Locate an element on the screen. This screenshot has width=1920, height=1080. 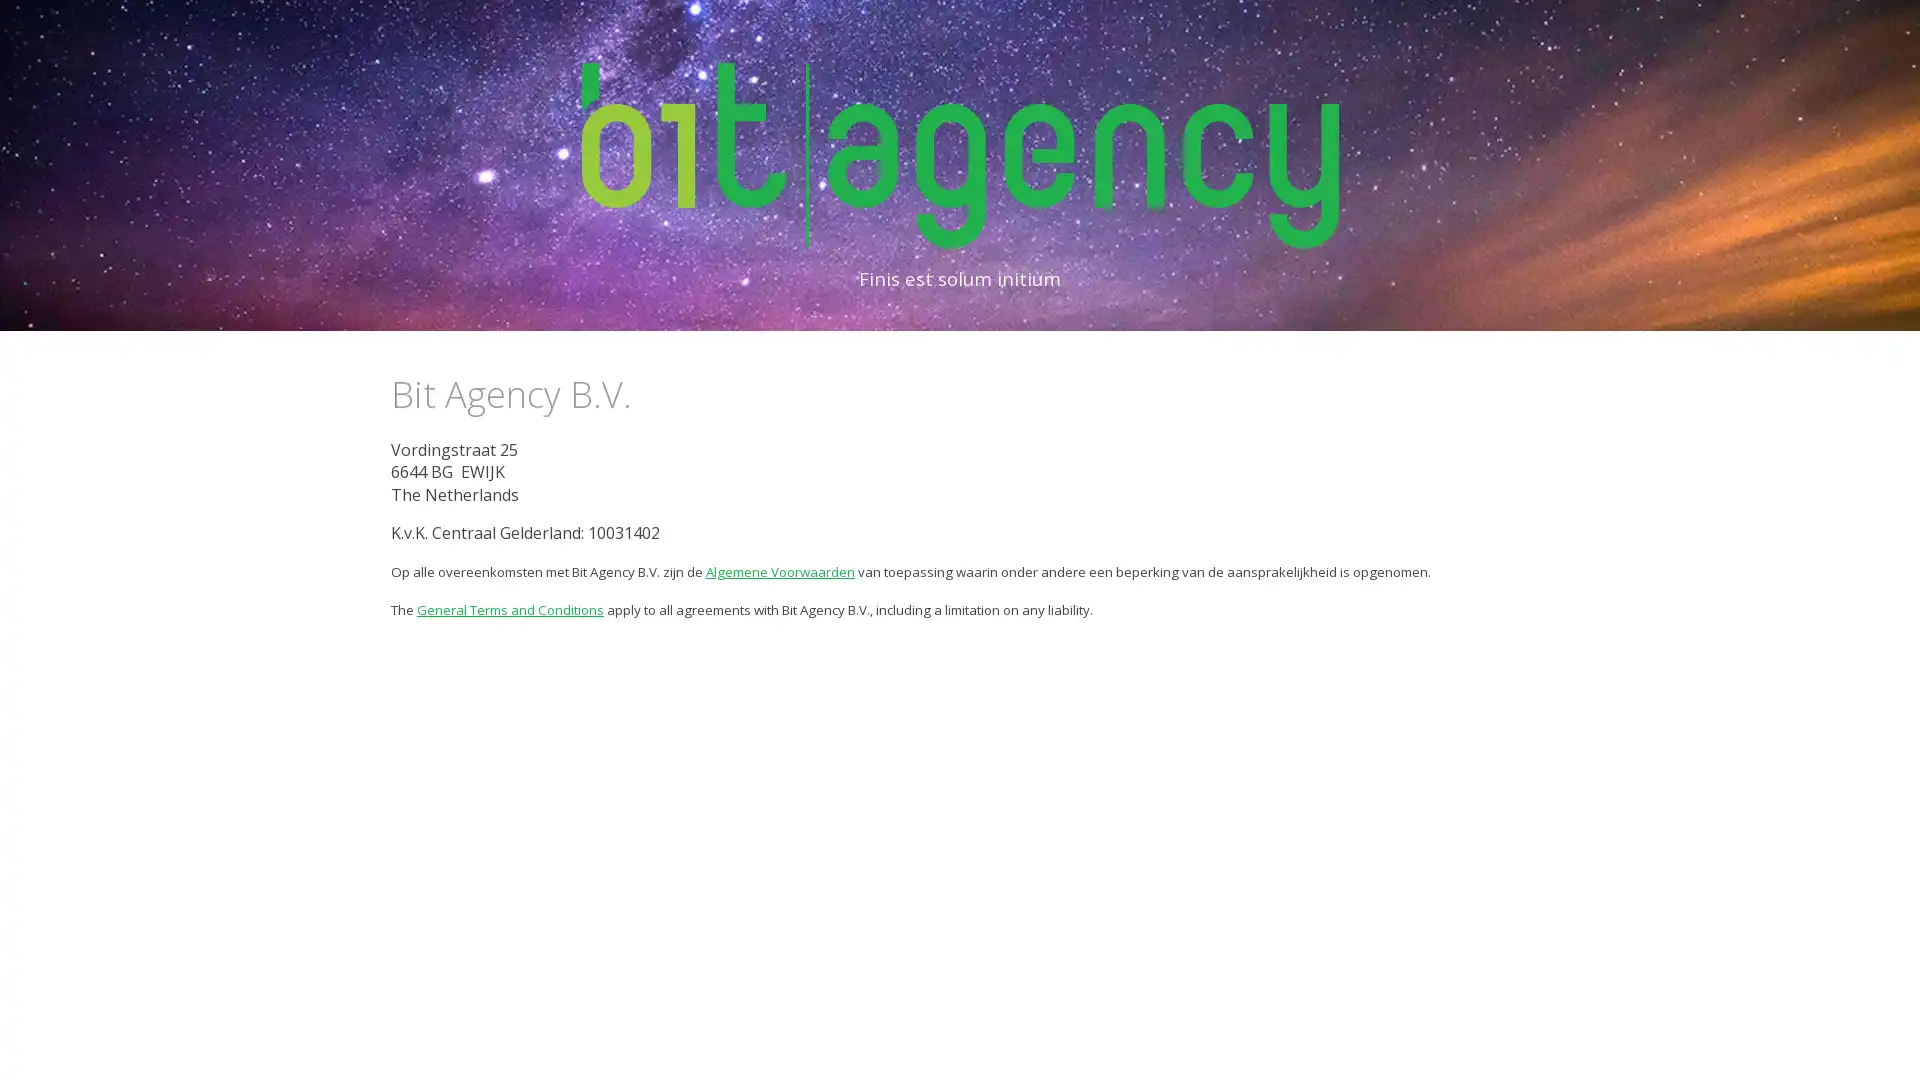
Skip to navigation is located at coordinates (1139, 37).